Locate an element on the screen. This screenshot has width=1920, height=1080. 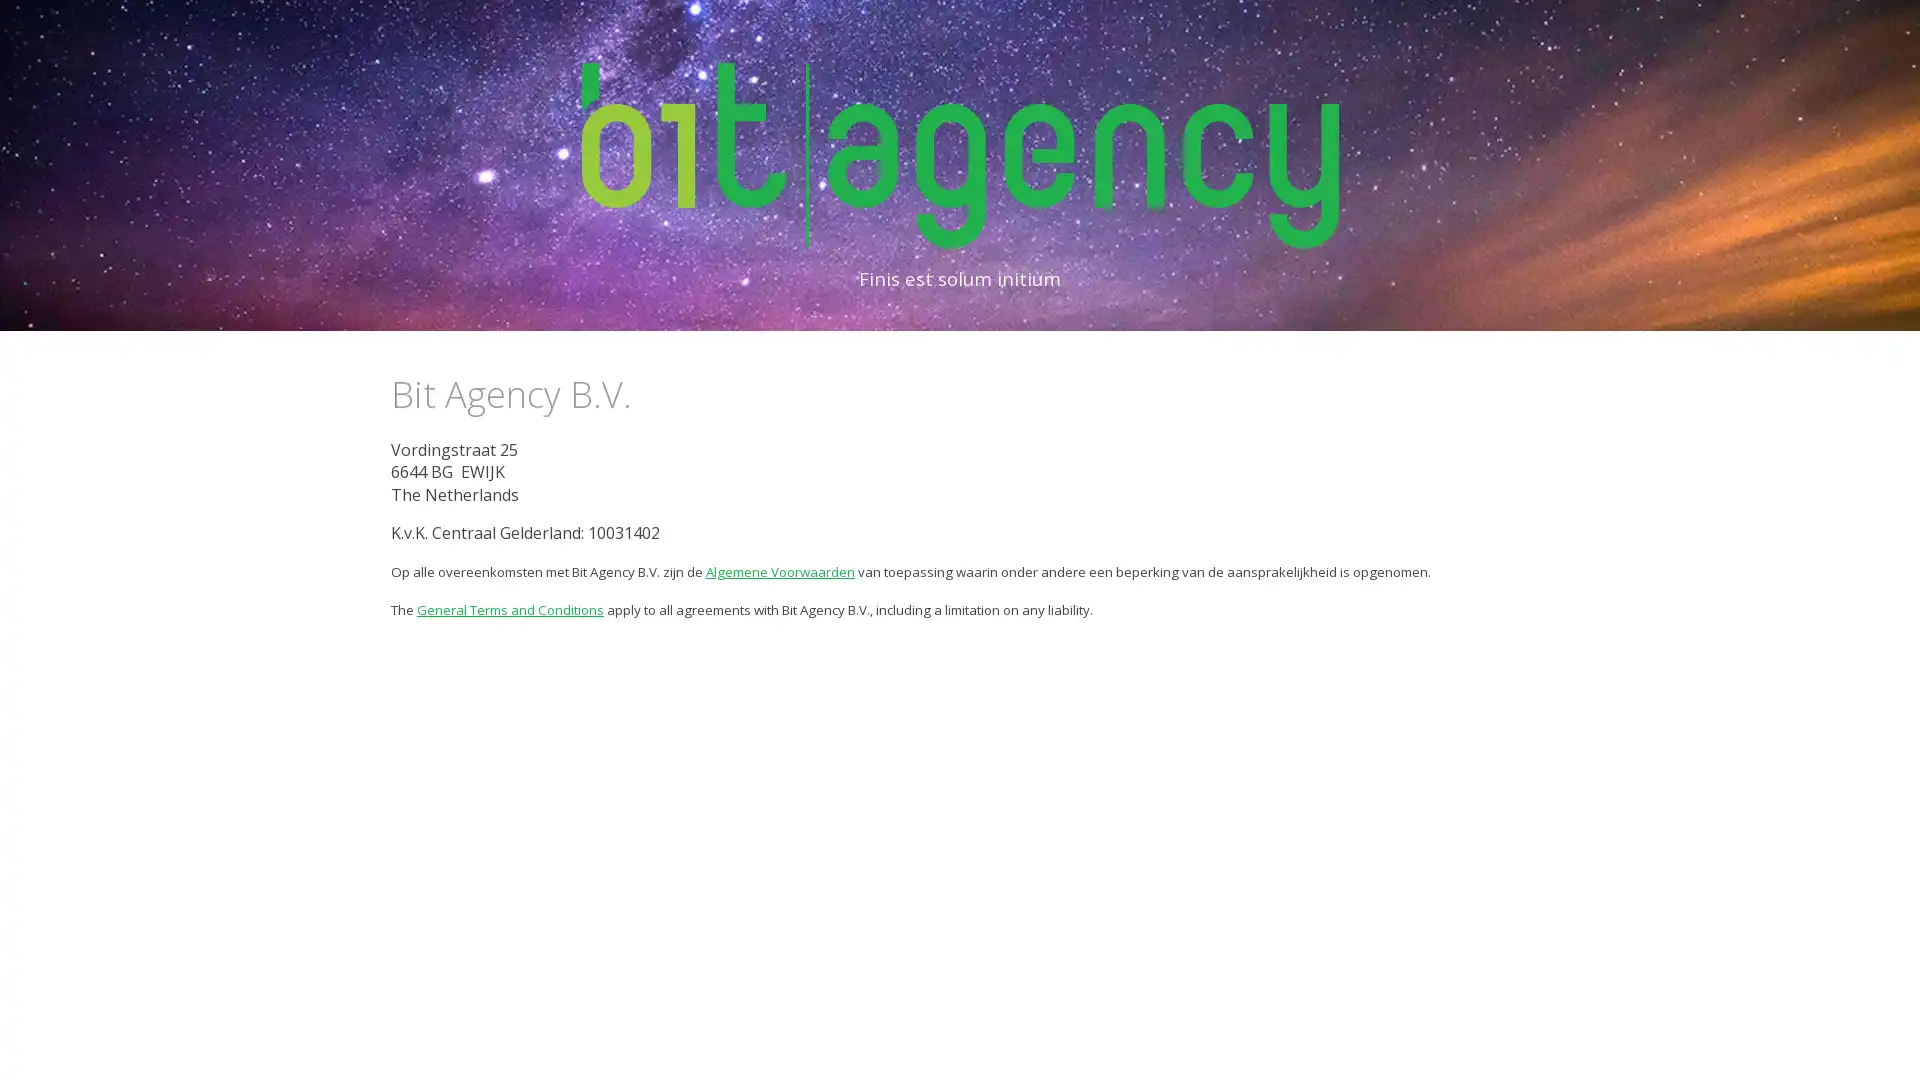
Skip to navigation is located at coordinates (1139, 37).